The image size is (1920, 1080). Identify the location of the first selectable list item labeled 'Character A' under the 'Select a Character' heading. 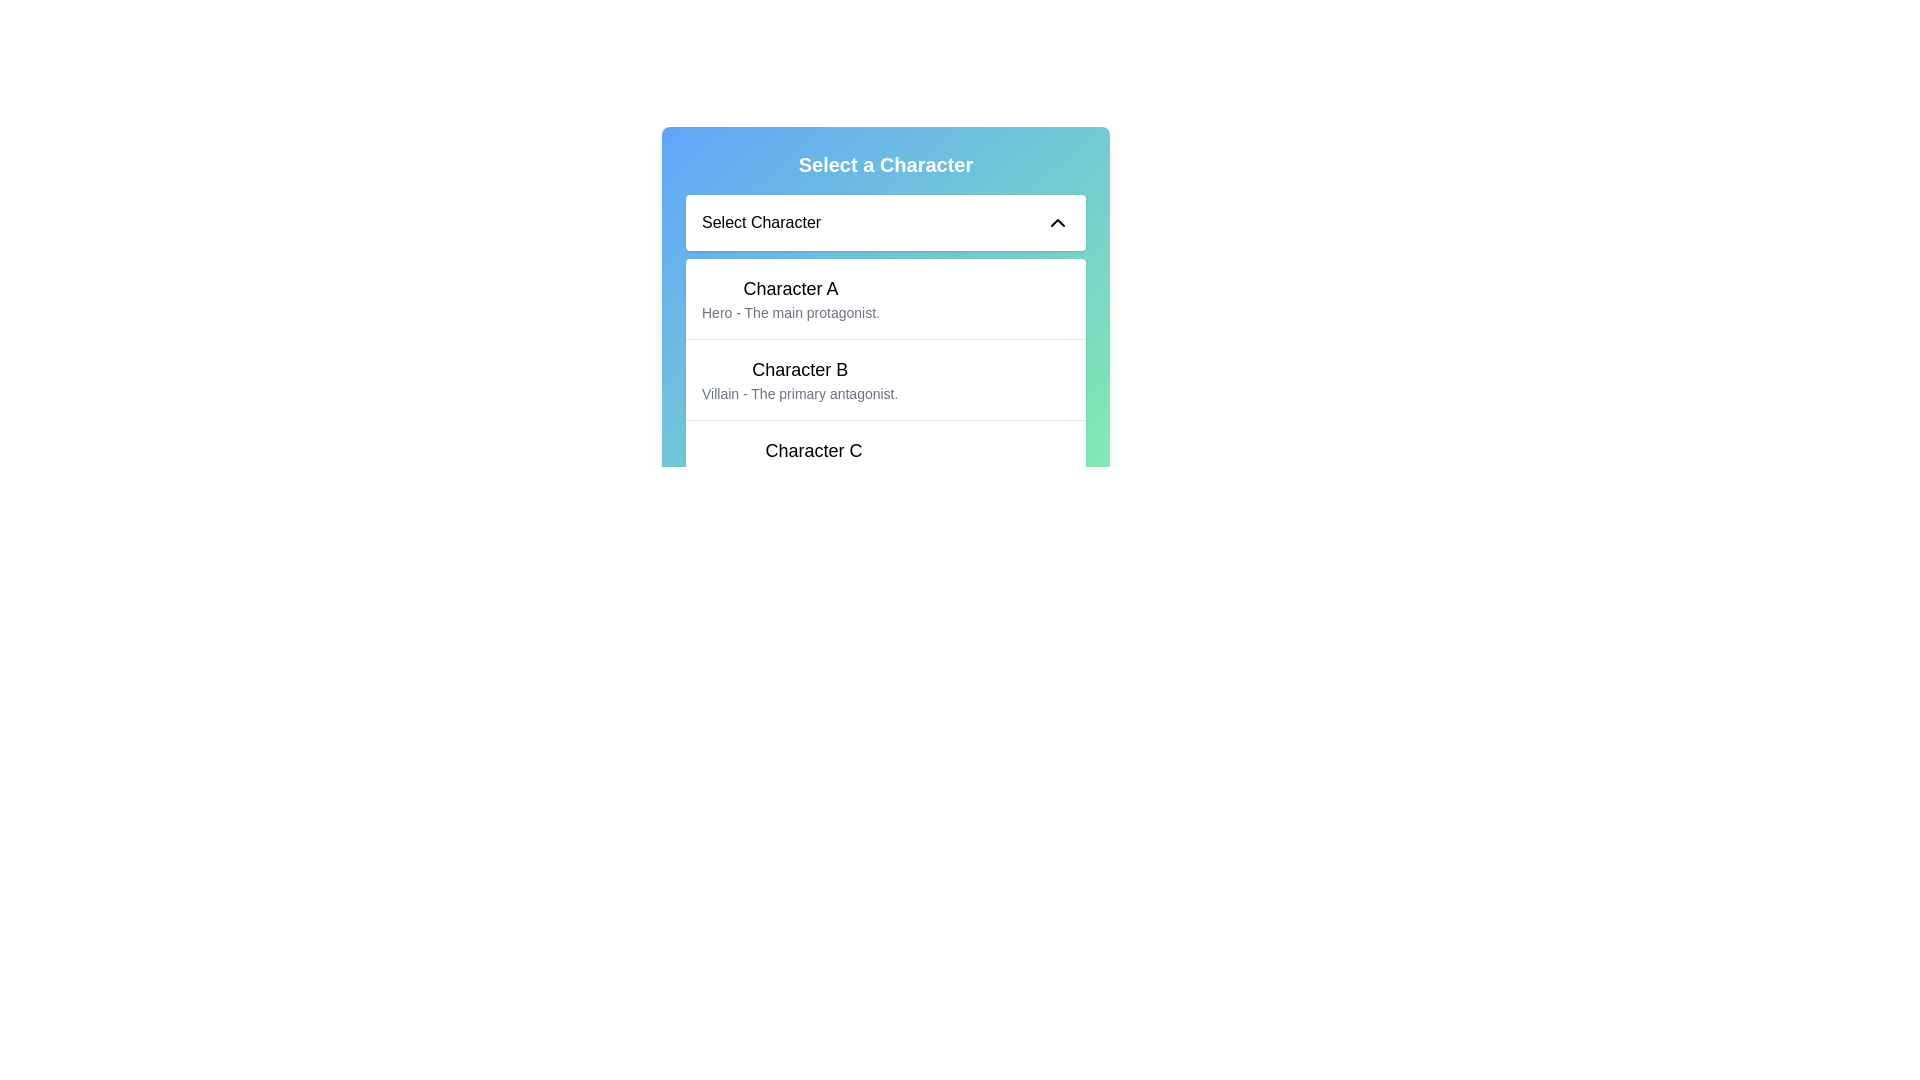
(790, 299).